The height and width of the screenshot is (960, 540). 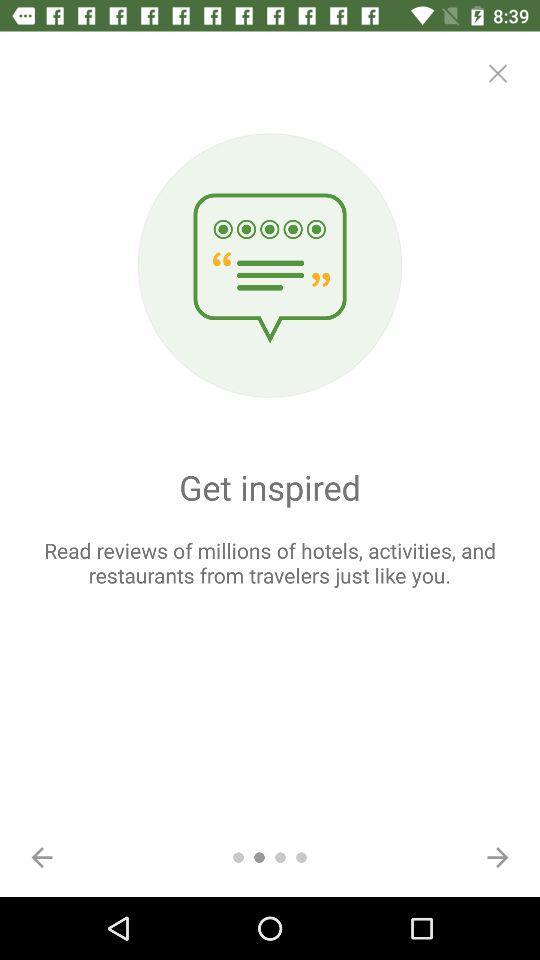 I want to click on the close icon, so click(x=496, y=73).